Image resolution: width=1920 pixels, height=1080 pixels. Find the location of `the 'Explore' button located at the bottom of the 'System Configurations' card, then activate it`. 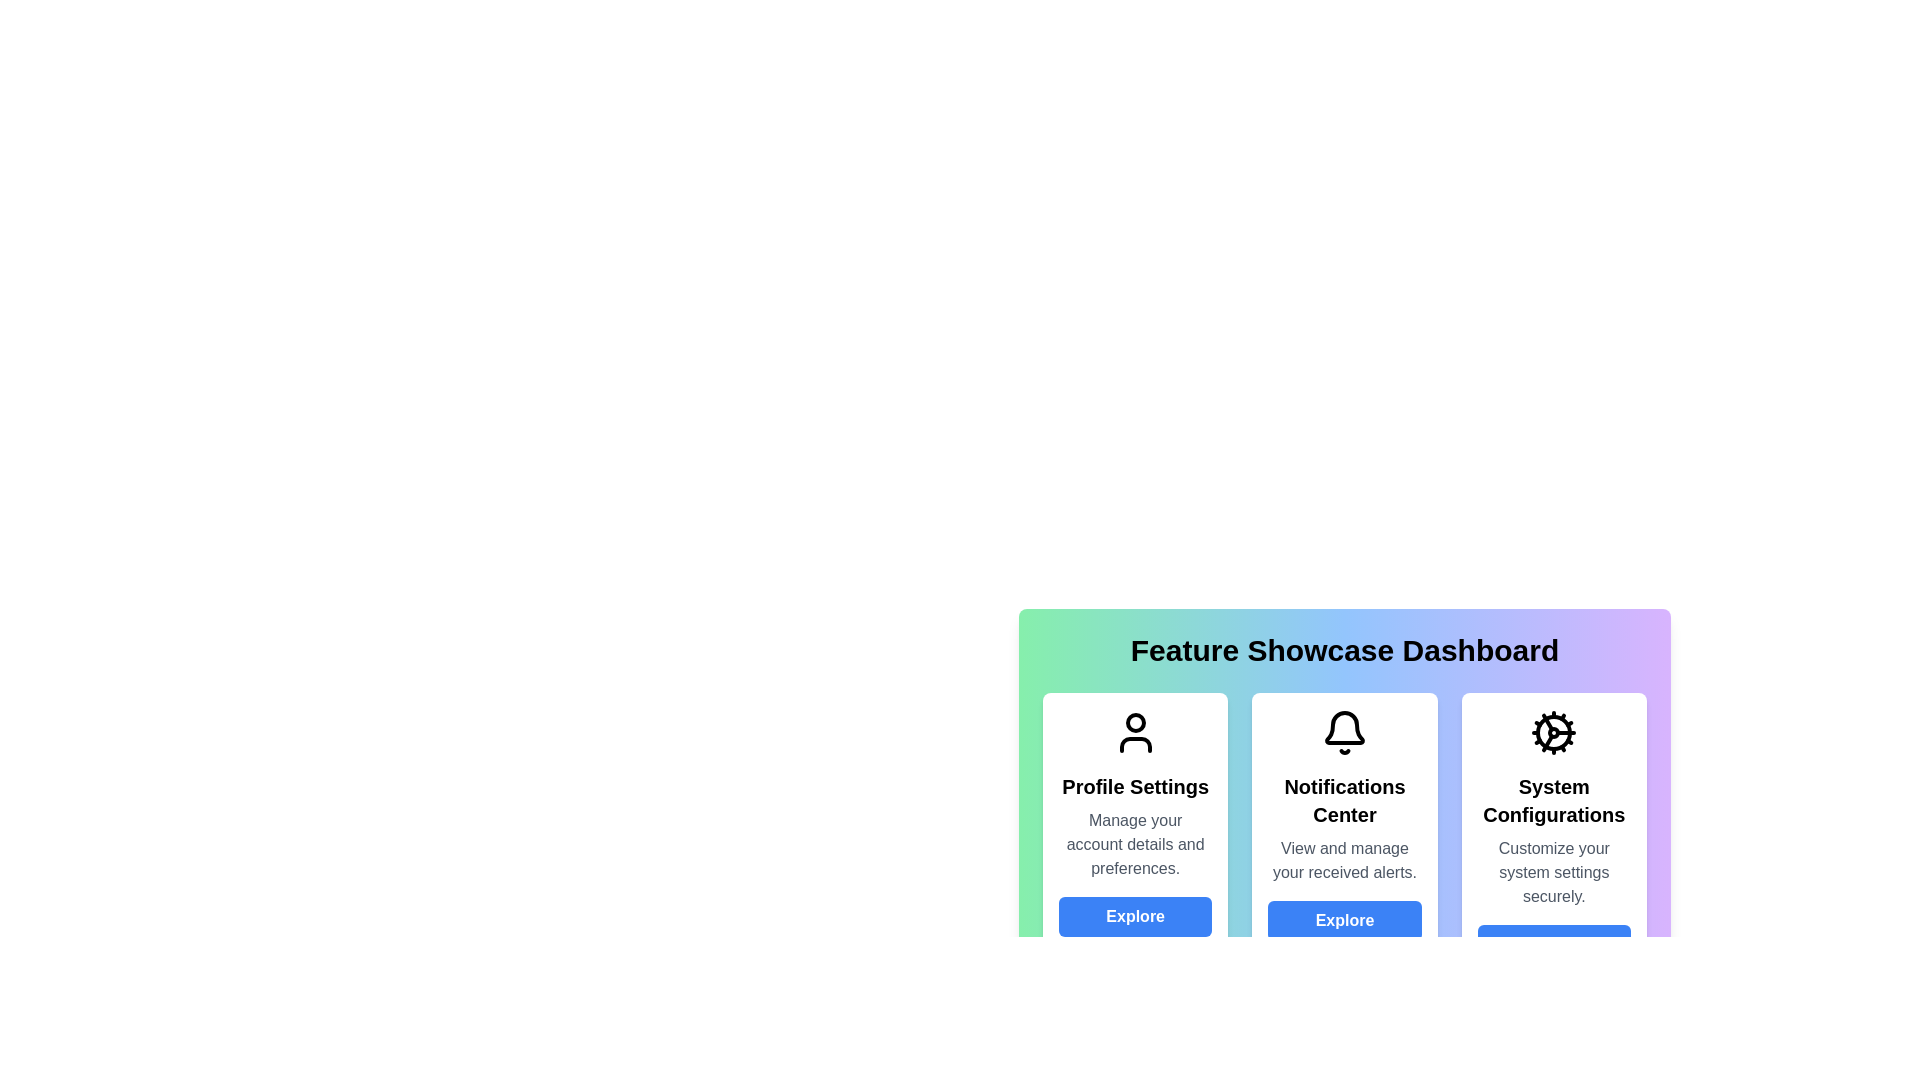

the 'Explore' button located at the bottom of the 'System Configurations' card, then activate it is located at coordinates (1553, 945).